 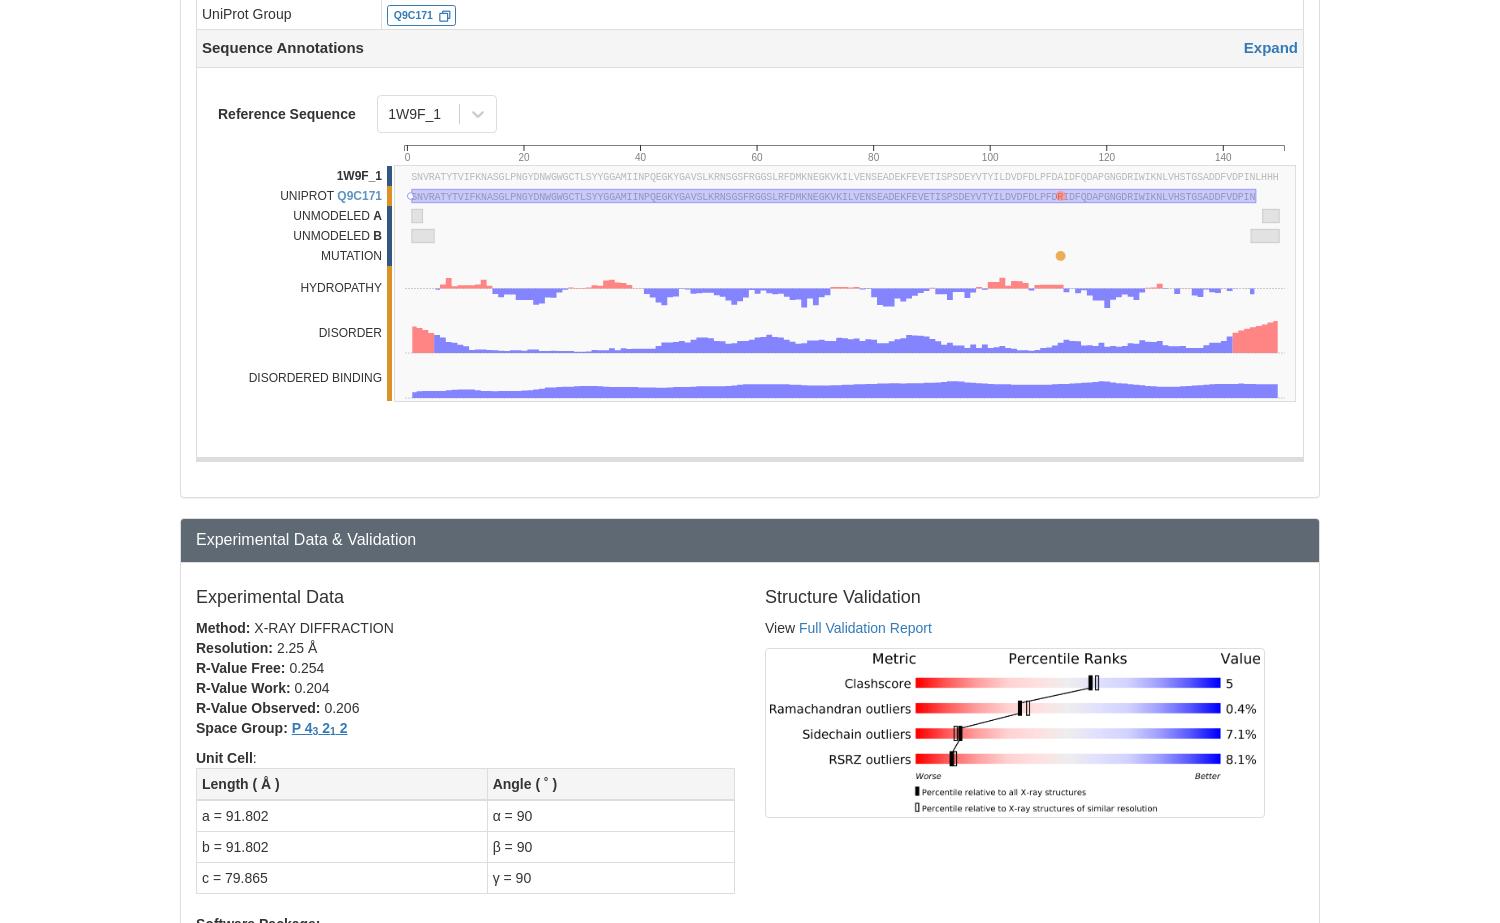 I want to click on 'Expand', so click(x=1270, y=47).